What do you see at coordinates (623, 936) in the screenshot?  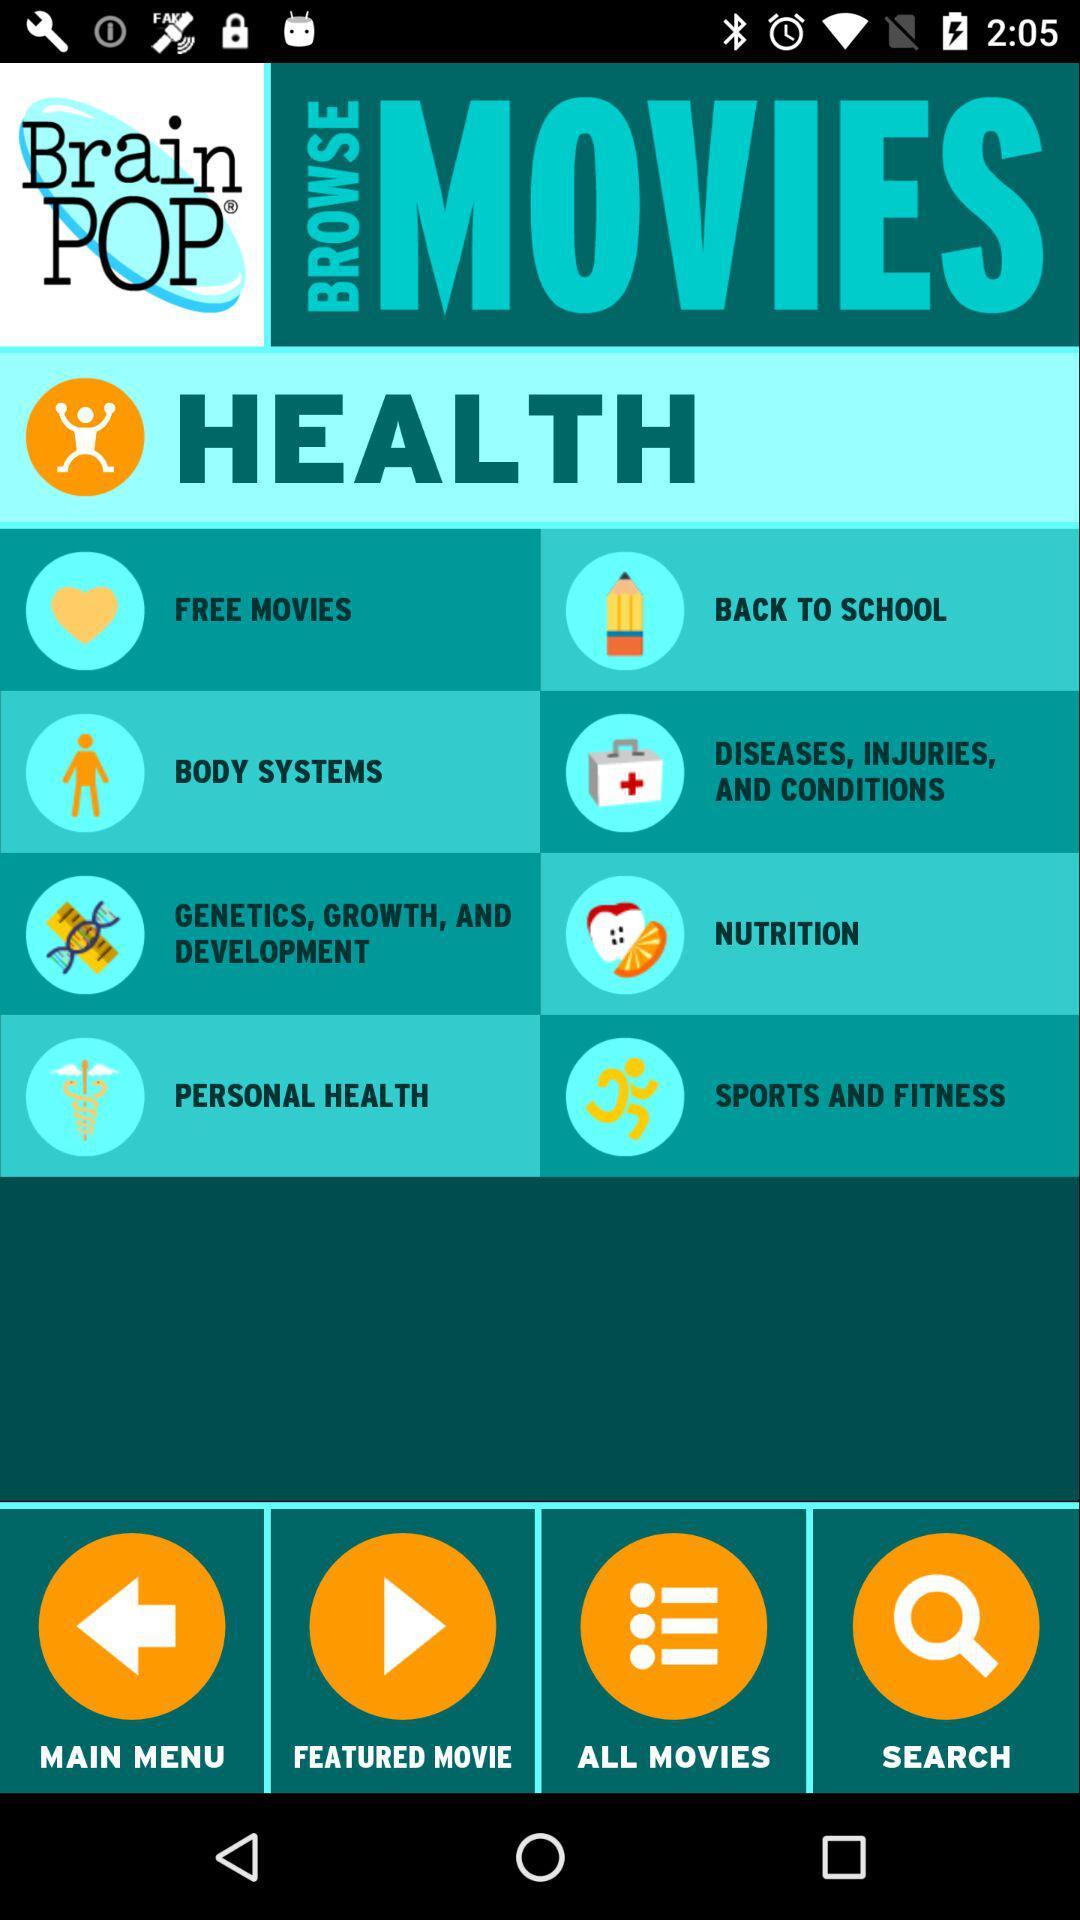 I see `the icon next to genetics growth and` at bounding box center [623, 936].